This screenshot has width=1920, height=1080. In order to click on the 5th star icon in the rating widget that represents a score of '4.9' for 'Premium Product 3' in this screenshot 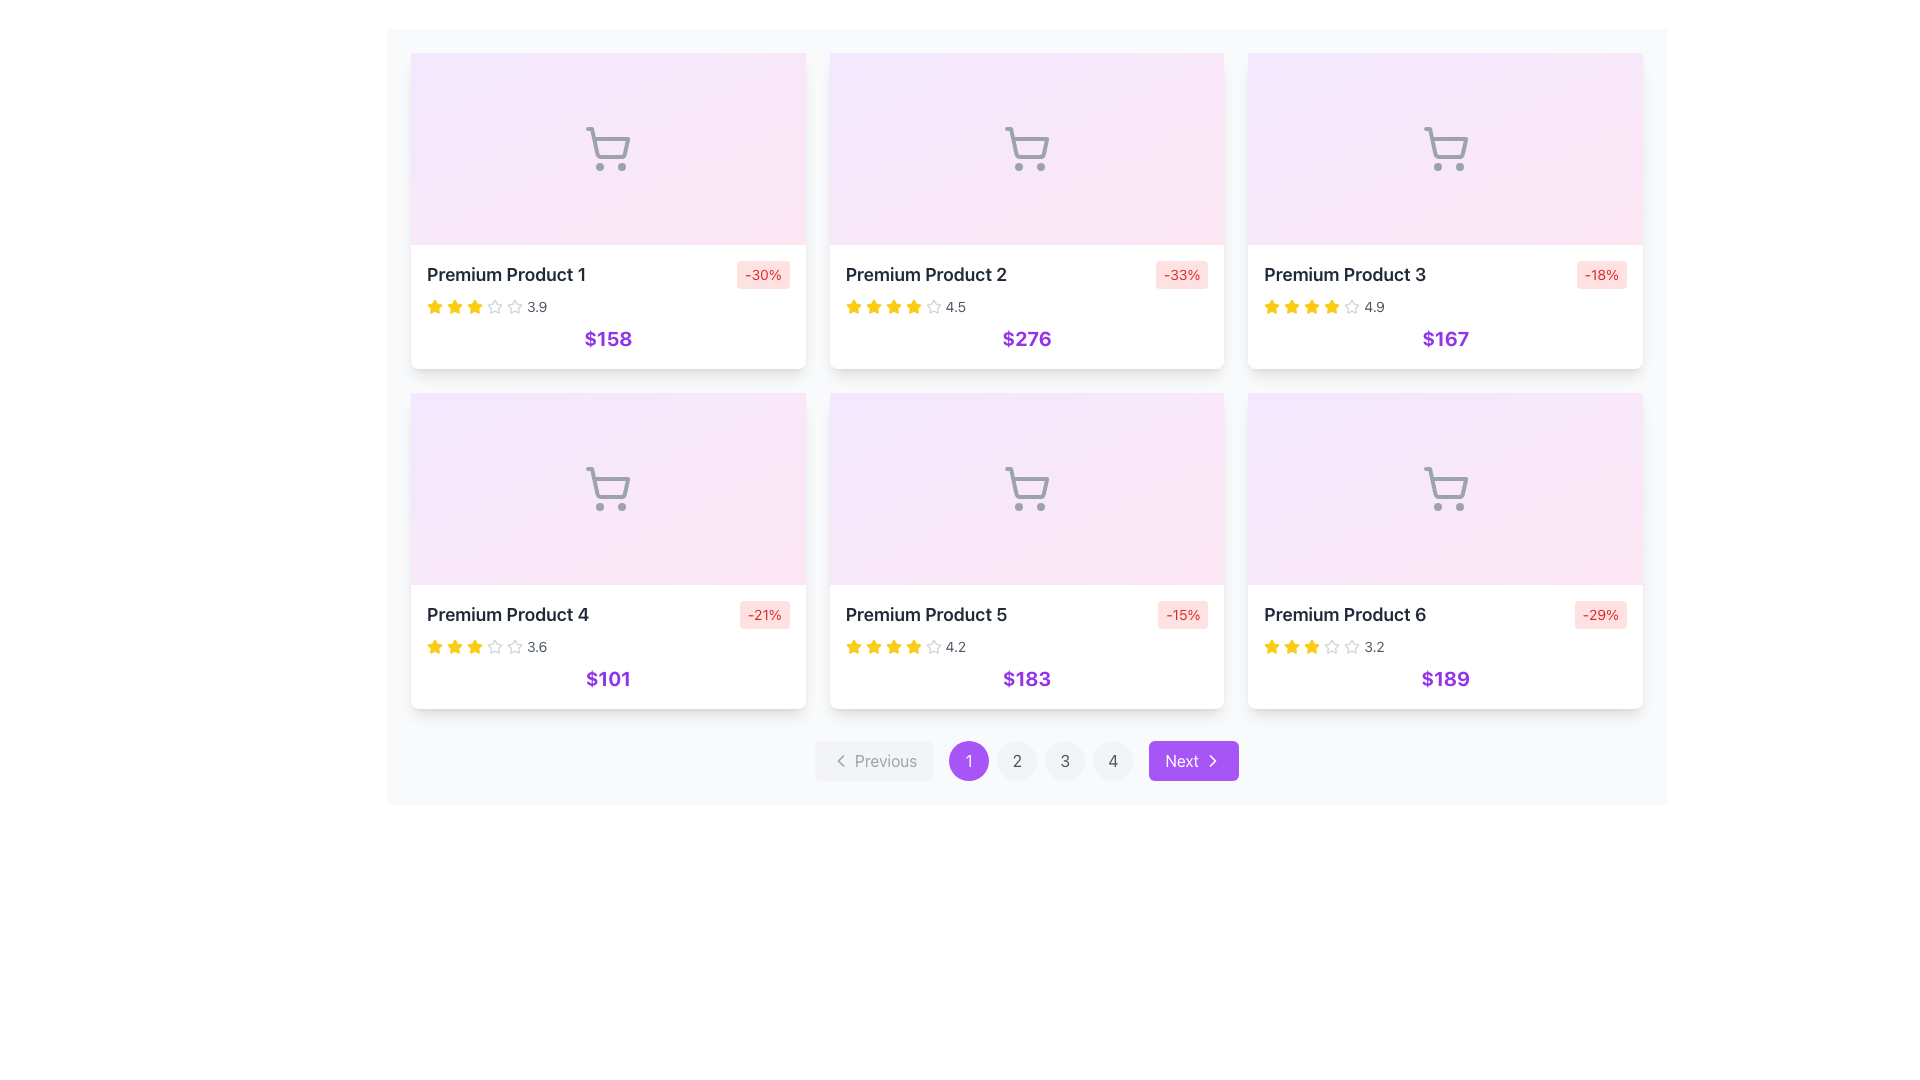, I will do `click(1332, 307)`.